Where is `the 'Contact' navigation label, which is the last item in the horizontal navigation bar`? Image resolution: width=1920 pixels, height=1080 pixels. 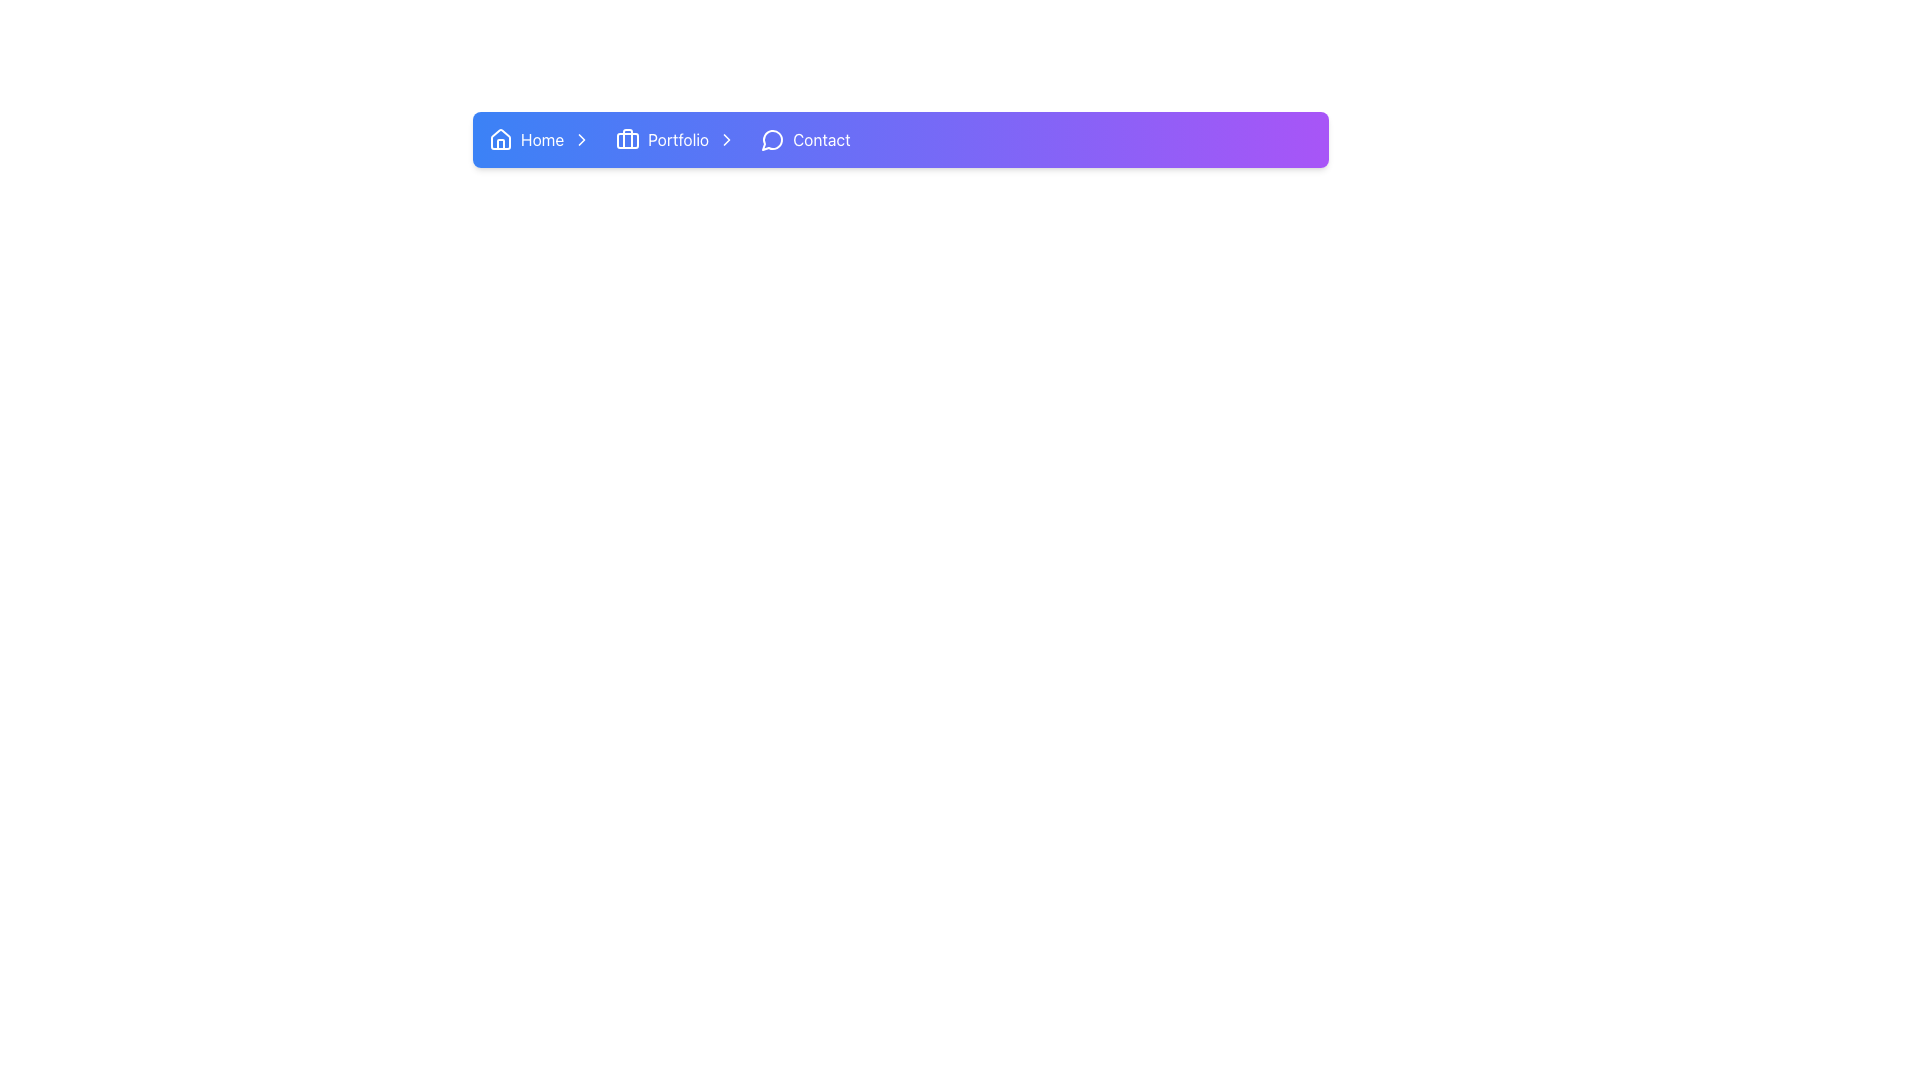
the 'Contact' navigation label, which is the last item in the horizontal navigation bar is located at coordinates (806, 138).